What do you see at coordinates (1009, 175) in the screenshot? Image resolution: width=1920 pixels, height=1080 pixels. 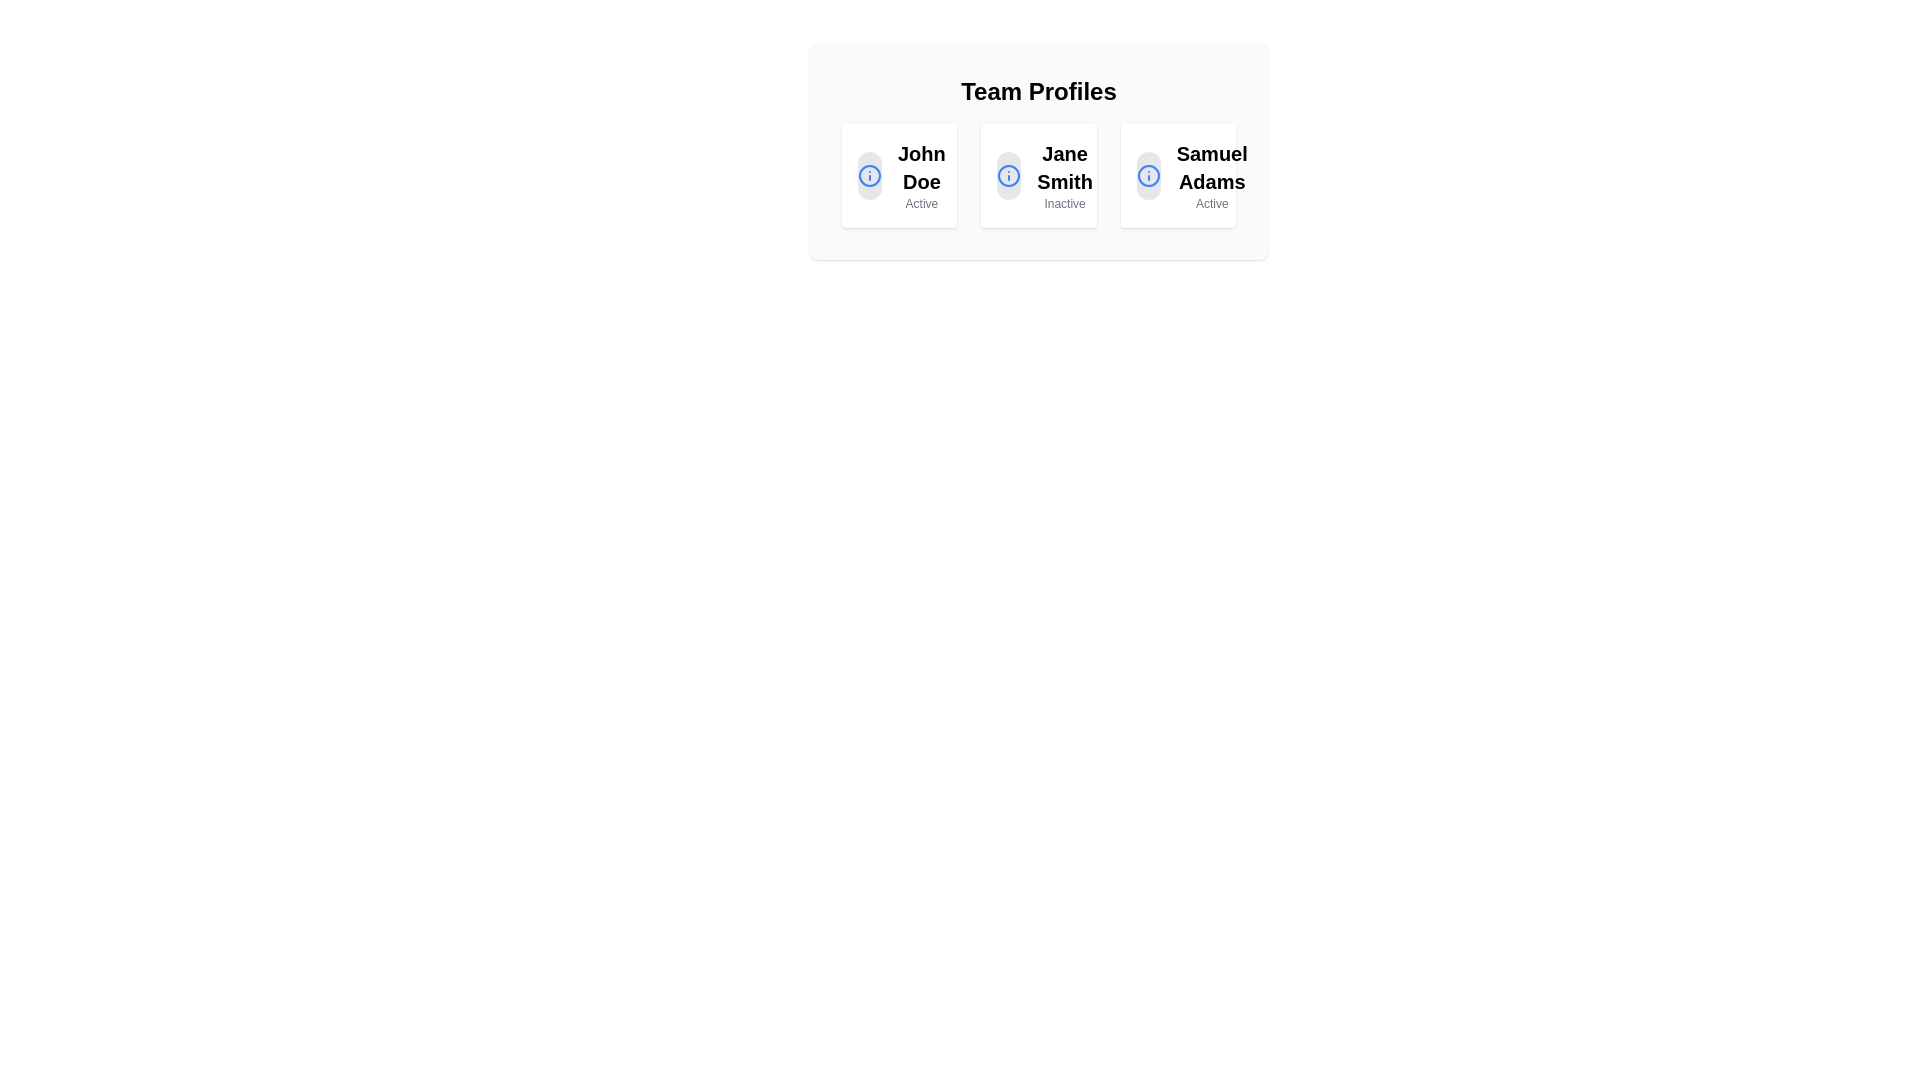 I see `the vibrant blue circular SVG element that is part of the information icon in the 'Jane Smith' profile card located in the 'Team Profiles' section` at bounding box center [1009, 175].